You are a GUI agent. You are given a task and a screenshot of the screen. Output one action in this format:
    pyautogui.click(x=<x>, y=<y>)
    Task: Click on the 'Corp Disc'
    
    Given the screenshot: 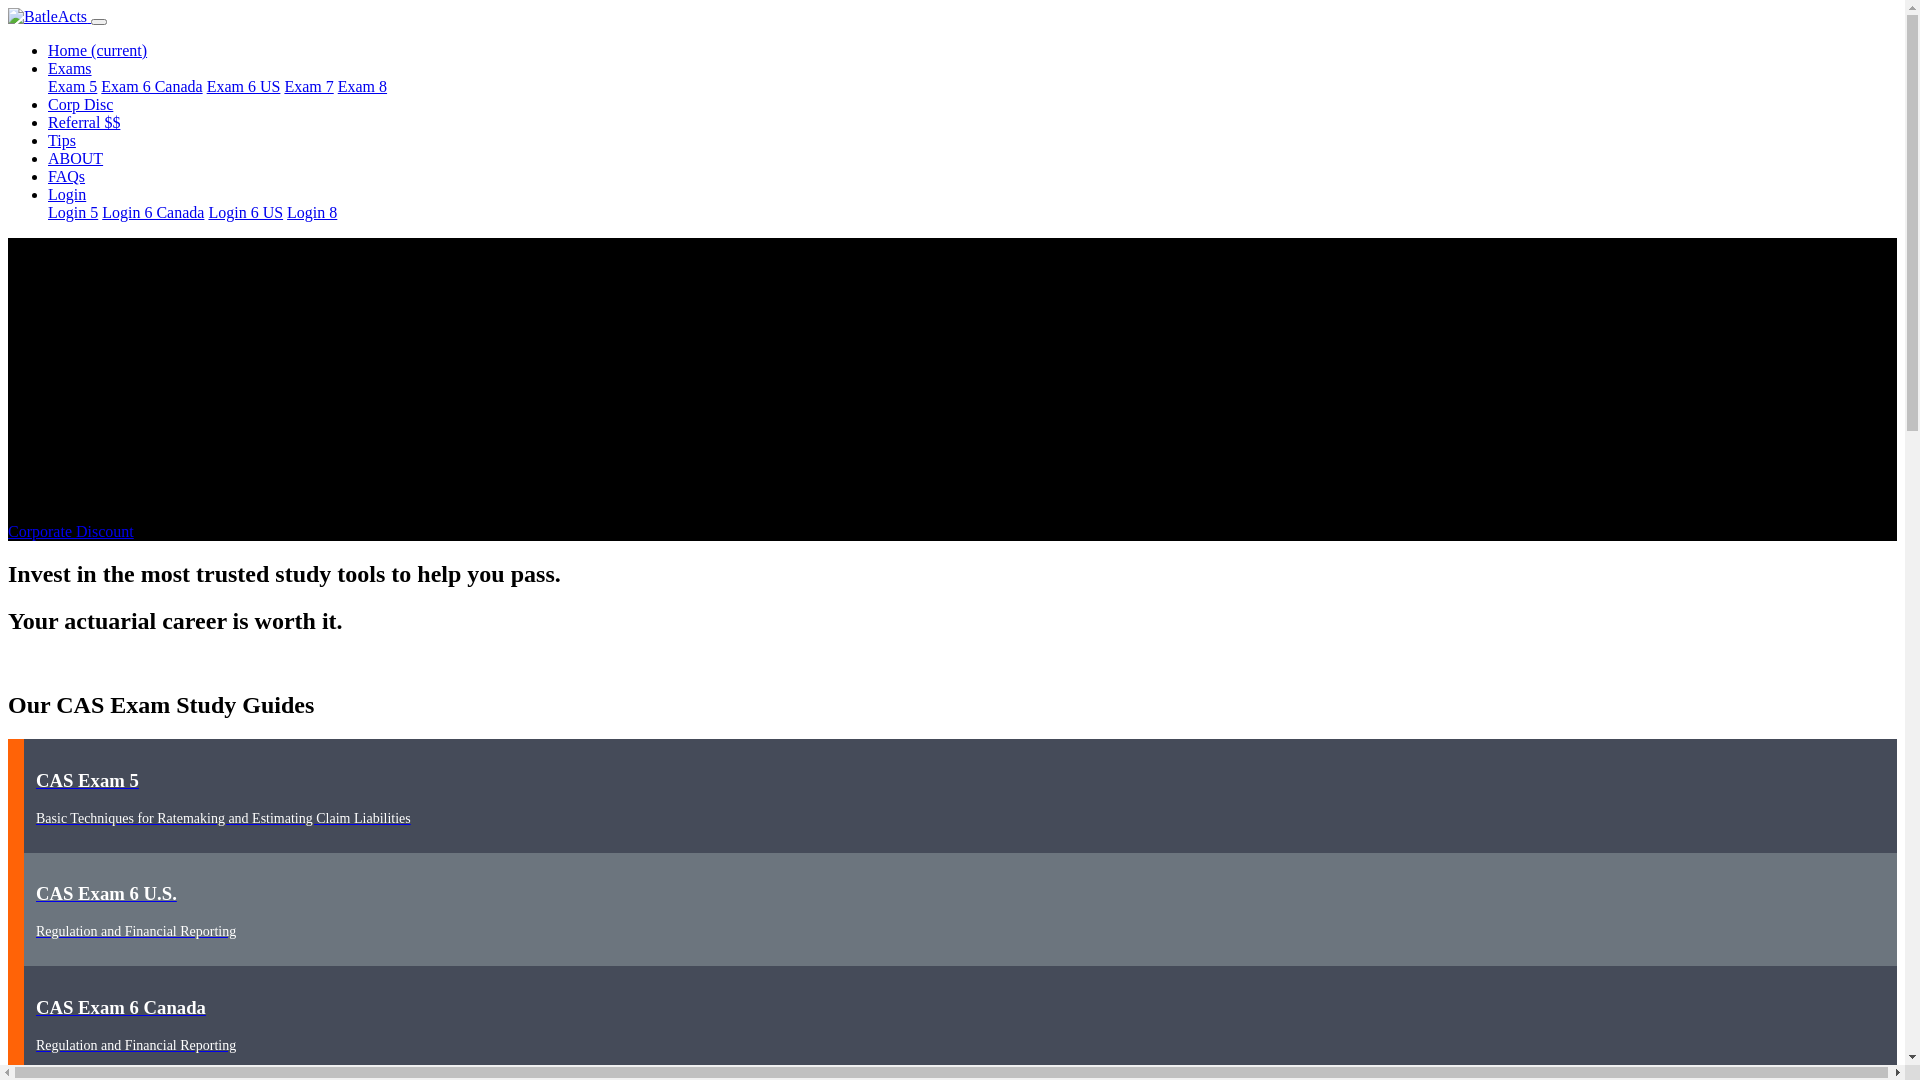 What is the action you would take?
    pyautogui.click(x=80, y=104)
    